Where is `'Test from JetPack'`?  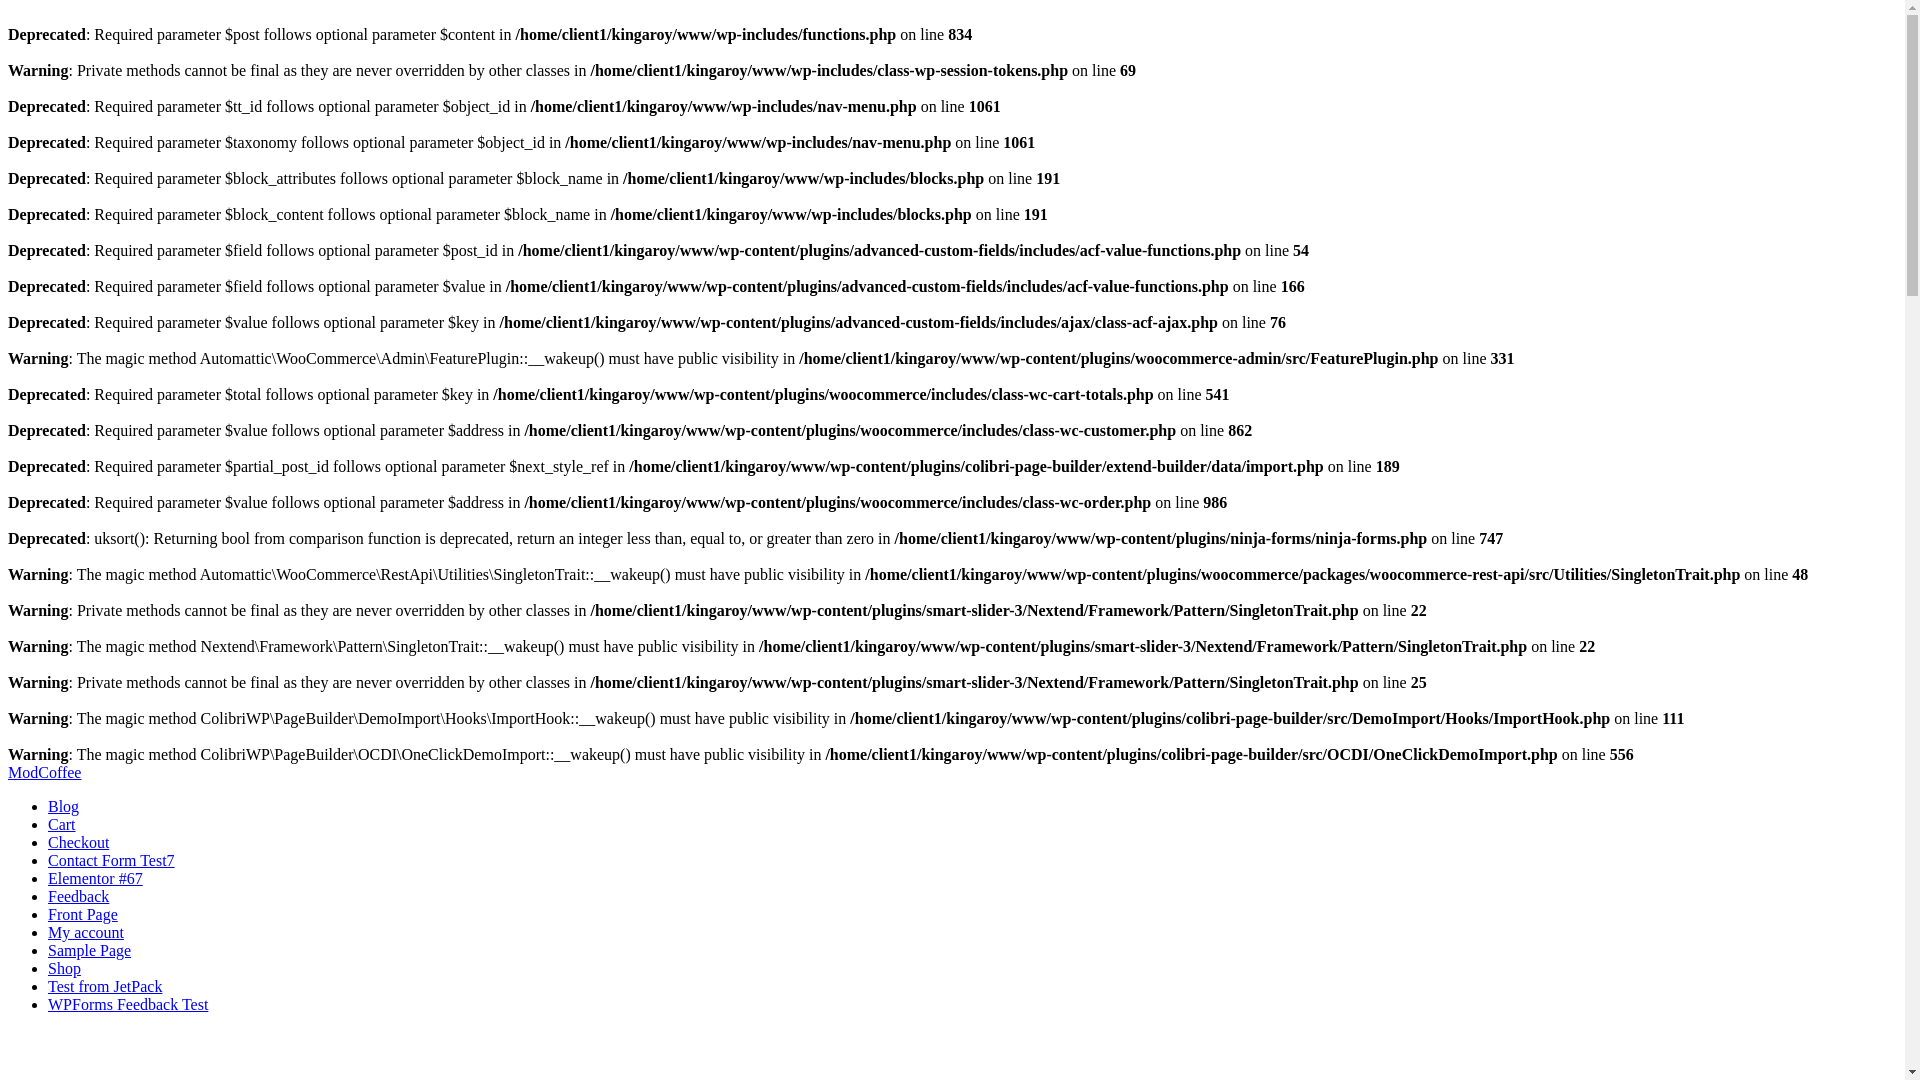
'Test from JetPack' is located at coordinates (104, 985).